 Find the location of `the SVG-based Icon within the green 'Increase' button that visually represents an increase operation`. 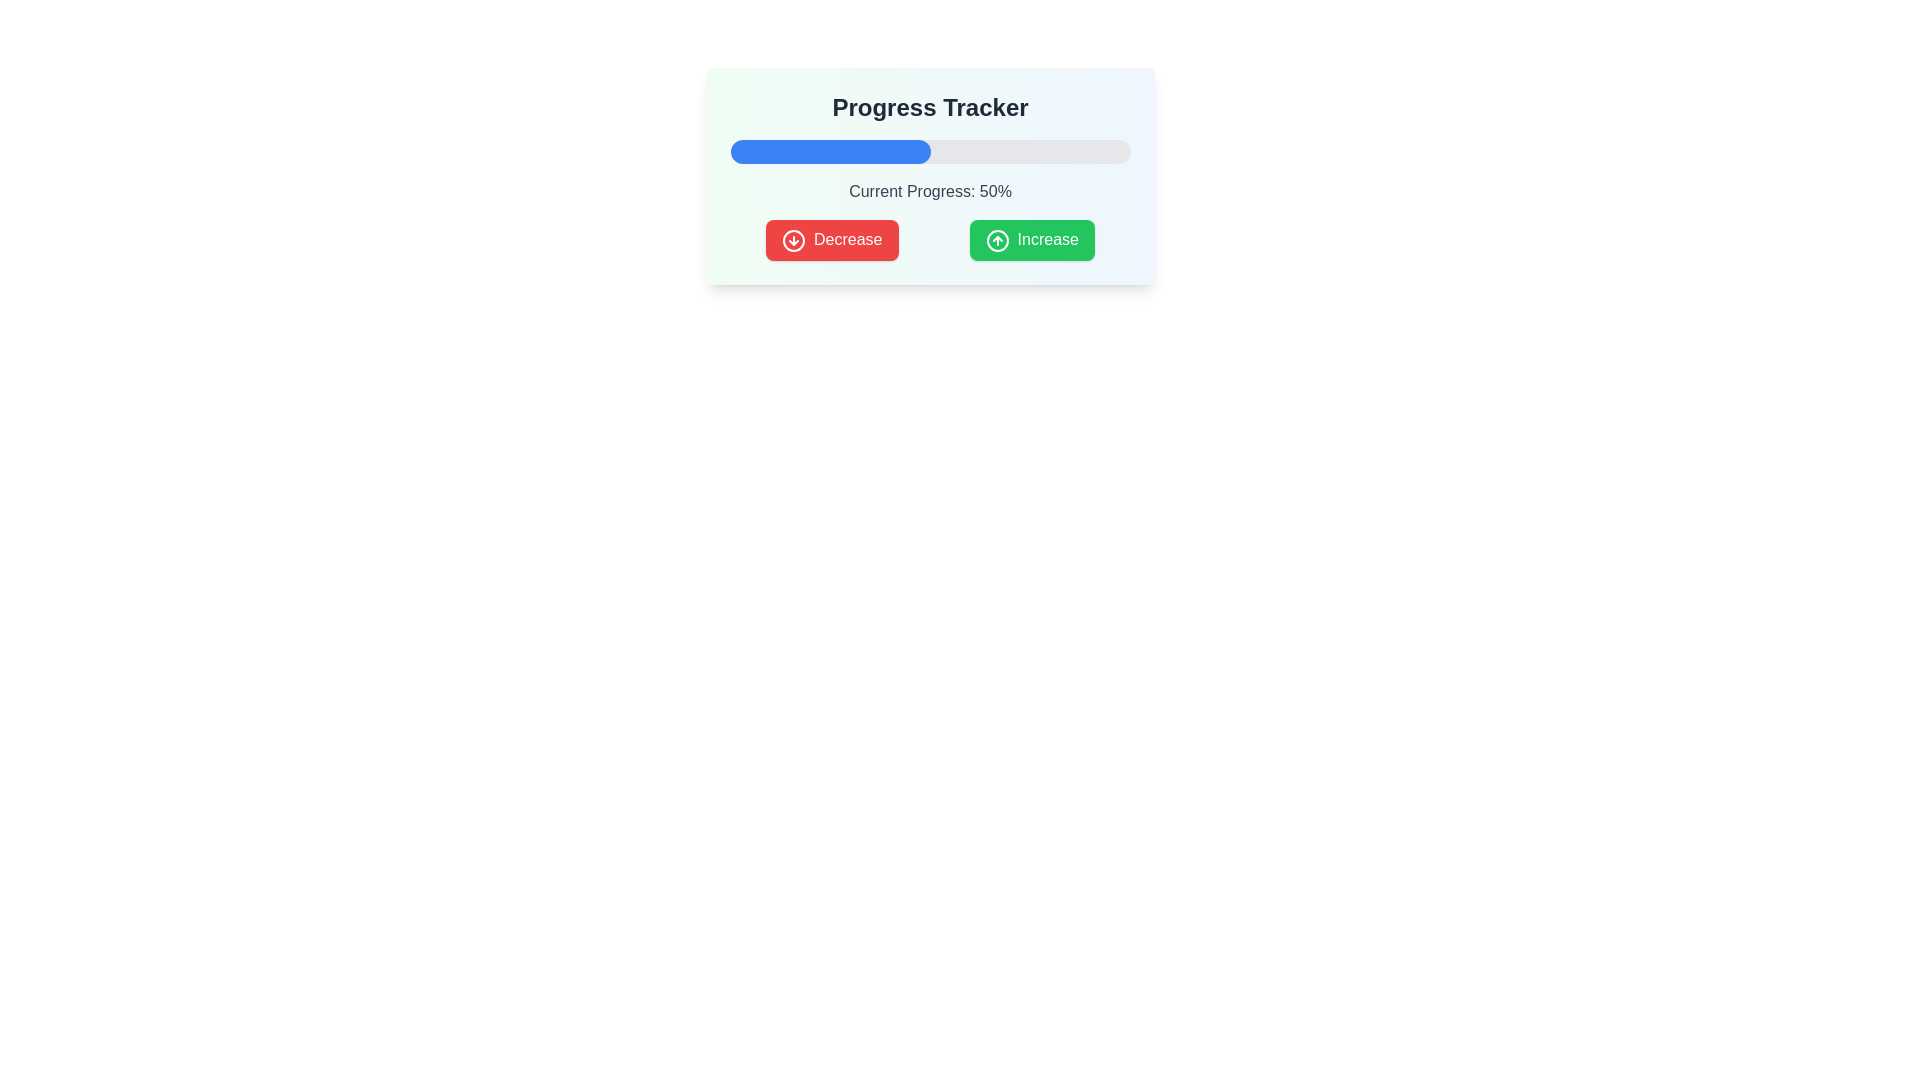

the SVG-based Icon within the green 'Increase' button that visually represents an increase operation is located at coordinates (997, 239).